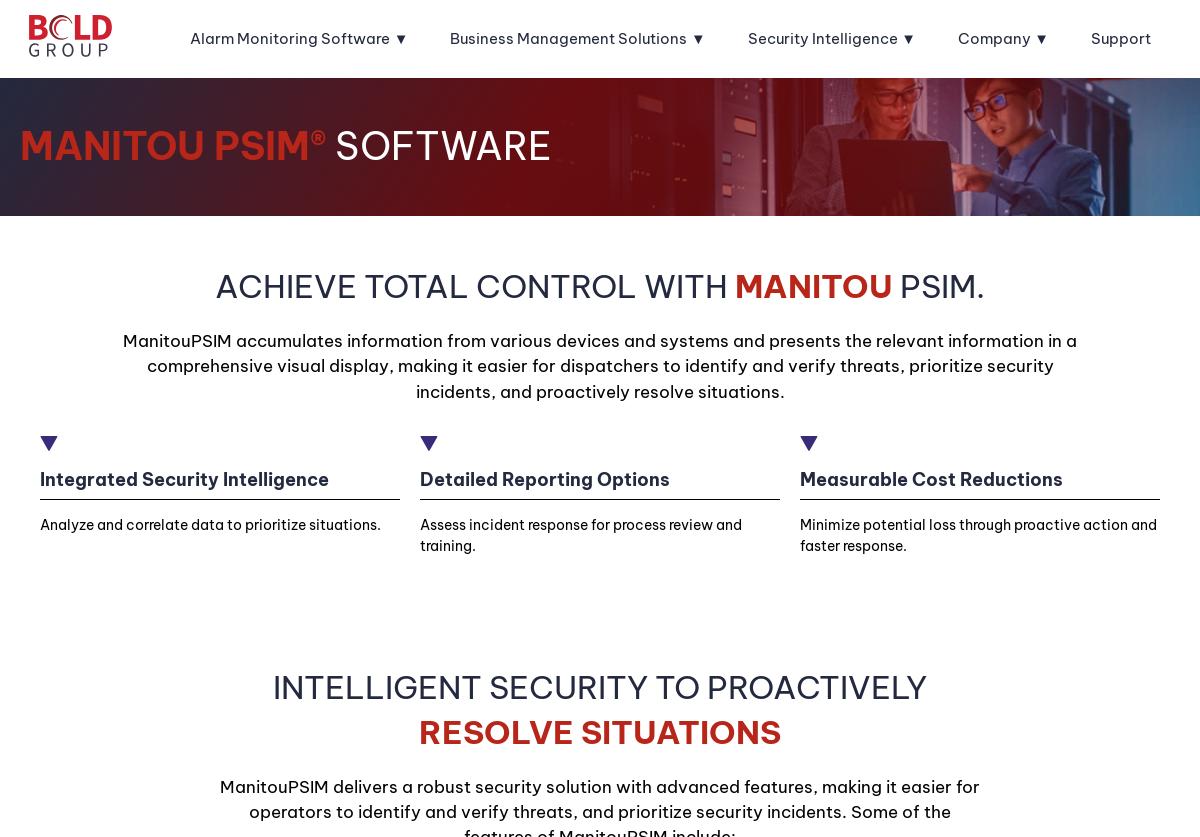 Image resolution: width=1200 pixels, height=837 pixels. Describe the element at coordinates (438, 144) in the screenshot. I see `'Software'` at that location.